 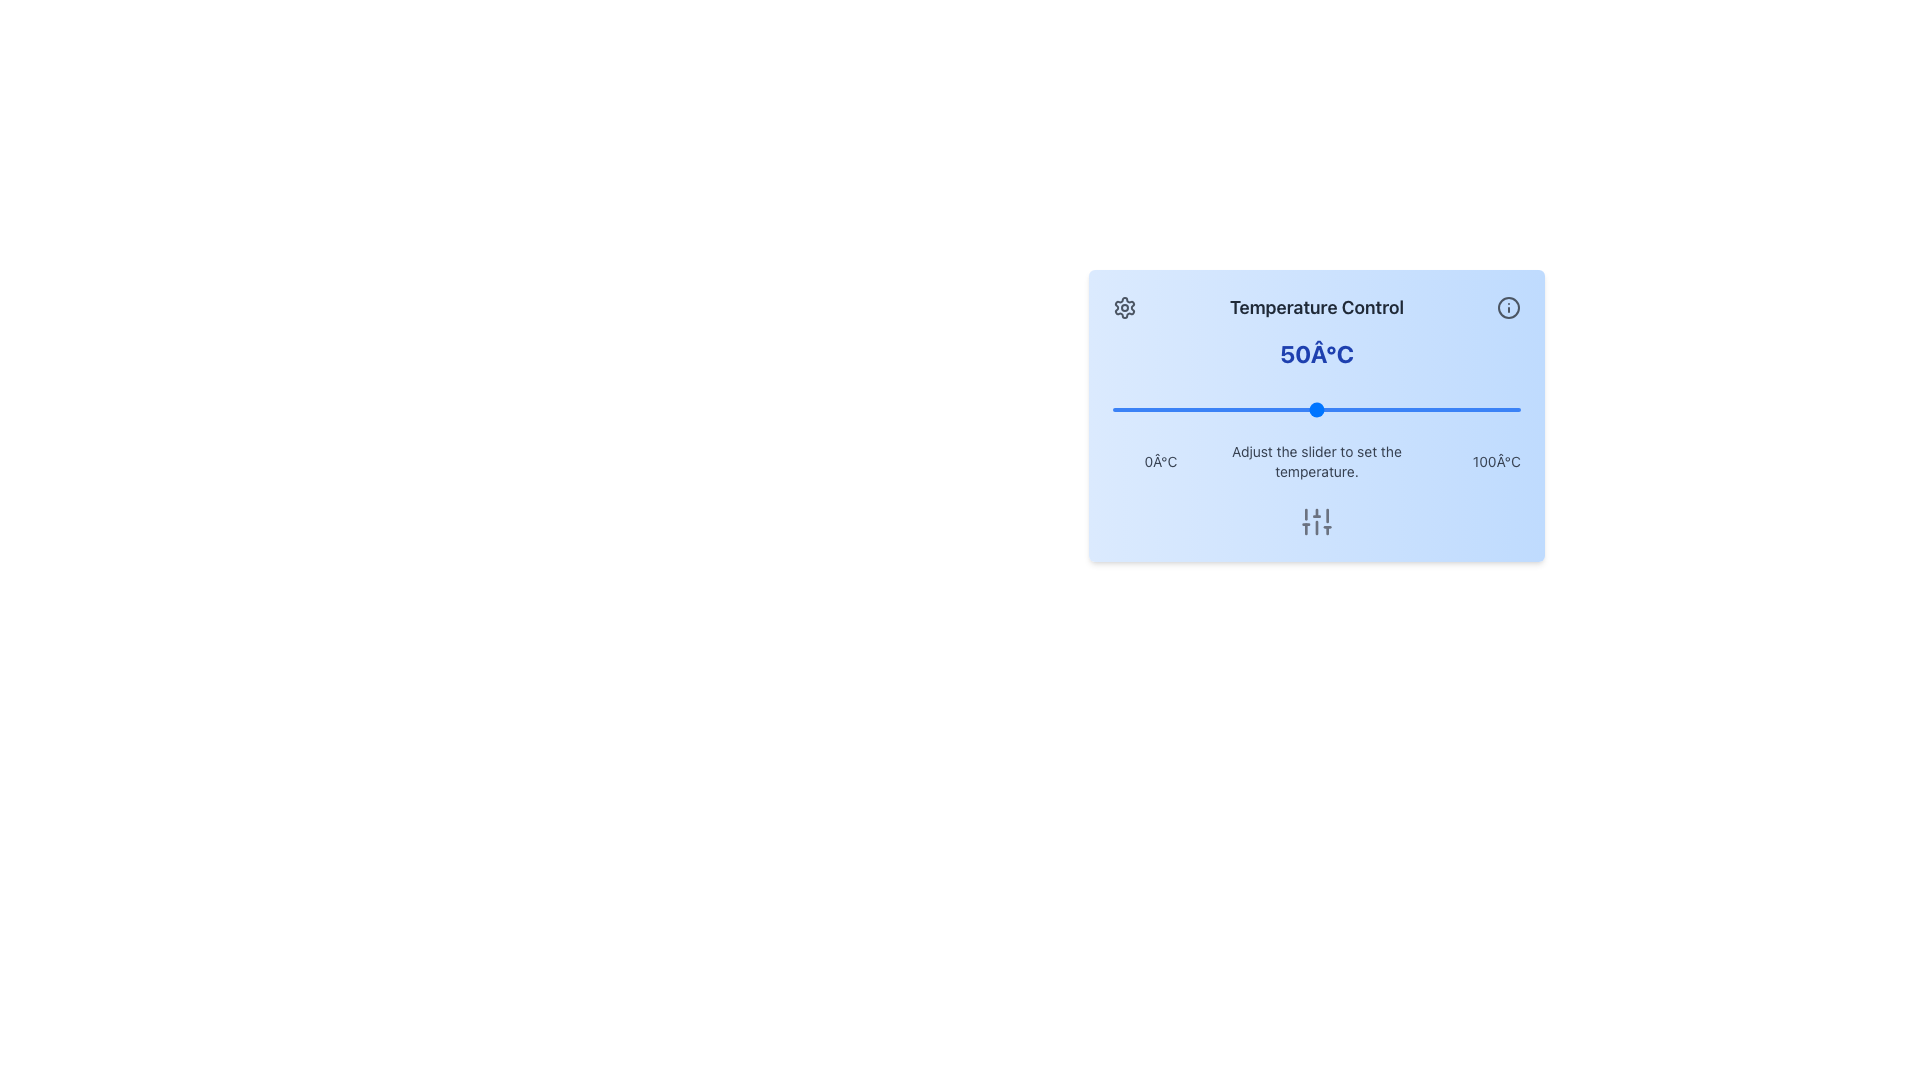 I want to click on the circular gray icon located in the top-right corner of the temperature control interface, aligned with the text 'Temperature Control', so click(x=1508, y=308).